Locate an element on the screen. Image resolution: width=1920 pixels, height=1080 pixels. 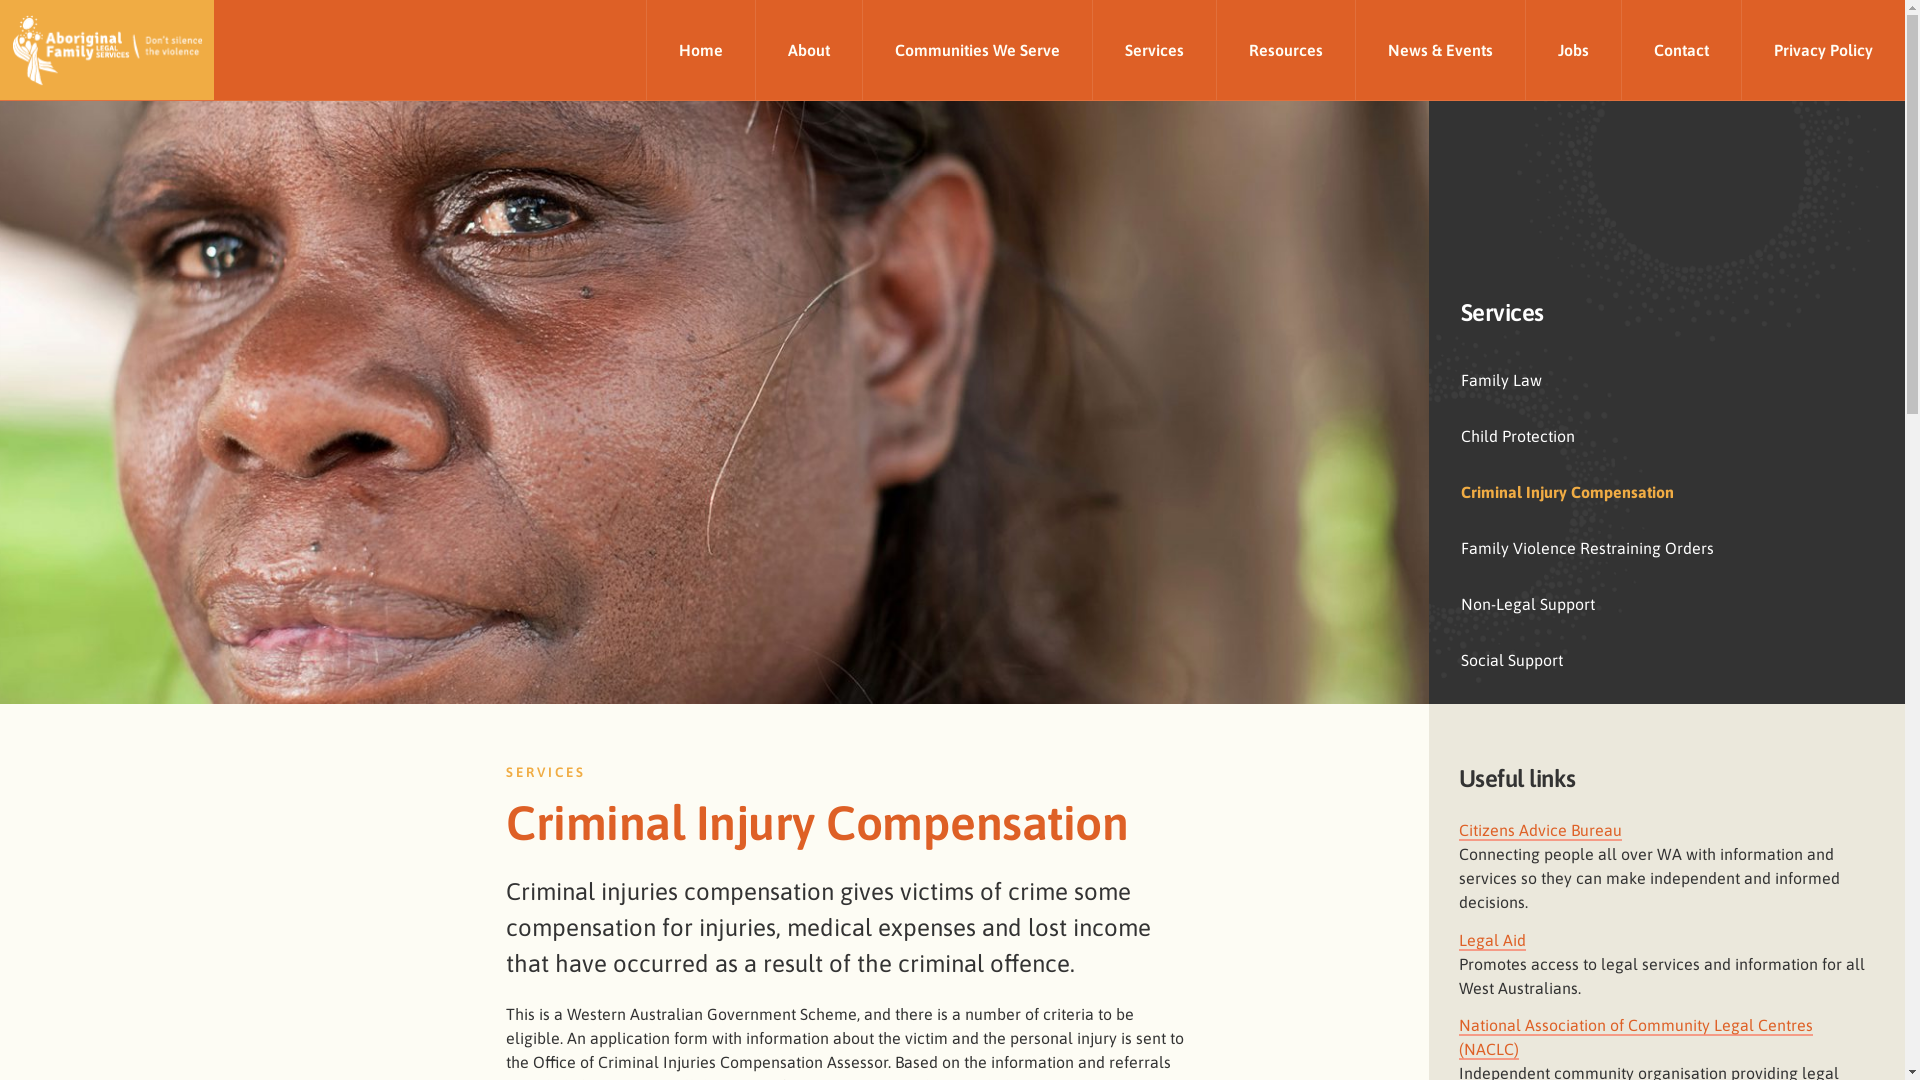
'Legal Aid' is located at coordinates (1492, 941).